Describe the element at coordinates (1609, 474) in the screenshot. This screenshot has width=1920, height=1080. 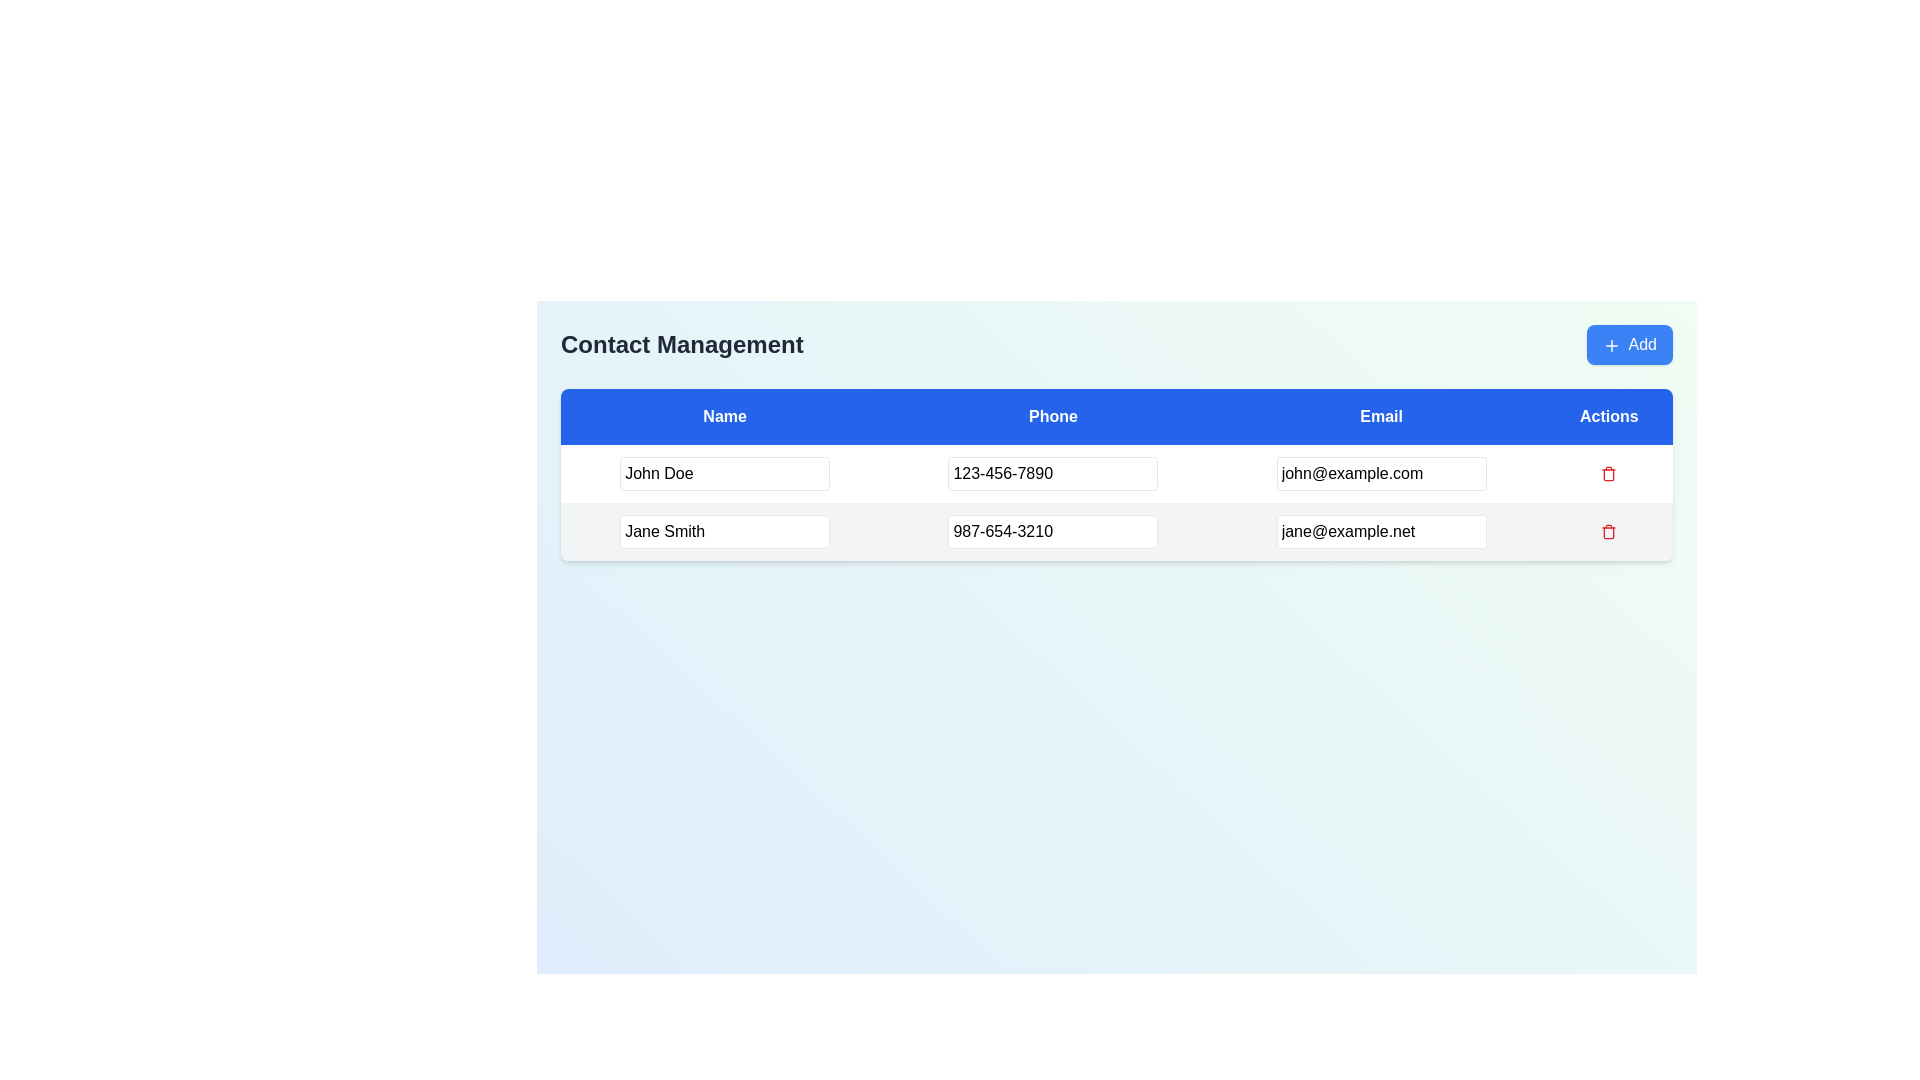
I see `the red trashcan icon in the Actions column of the first row` at that location.